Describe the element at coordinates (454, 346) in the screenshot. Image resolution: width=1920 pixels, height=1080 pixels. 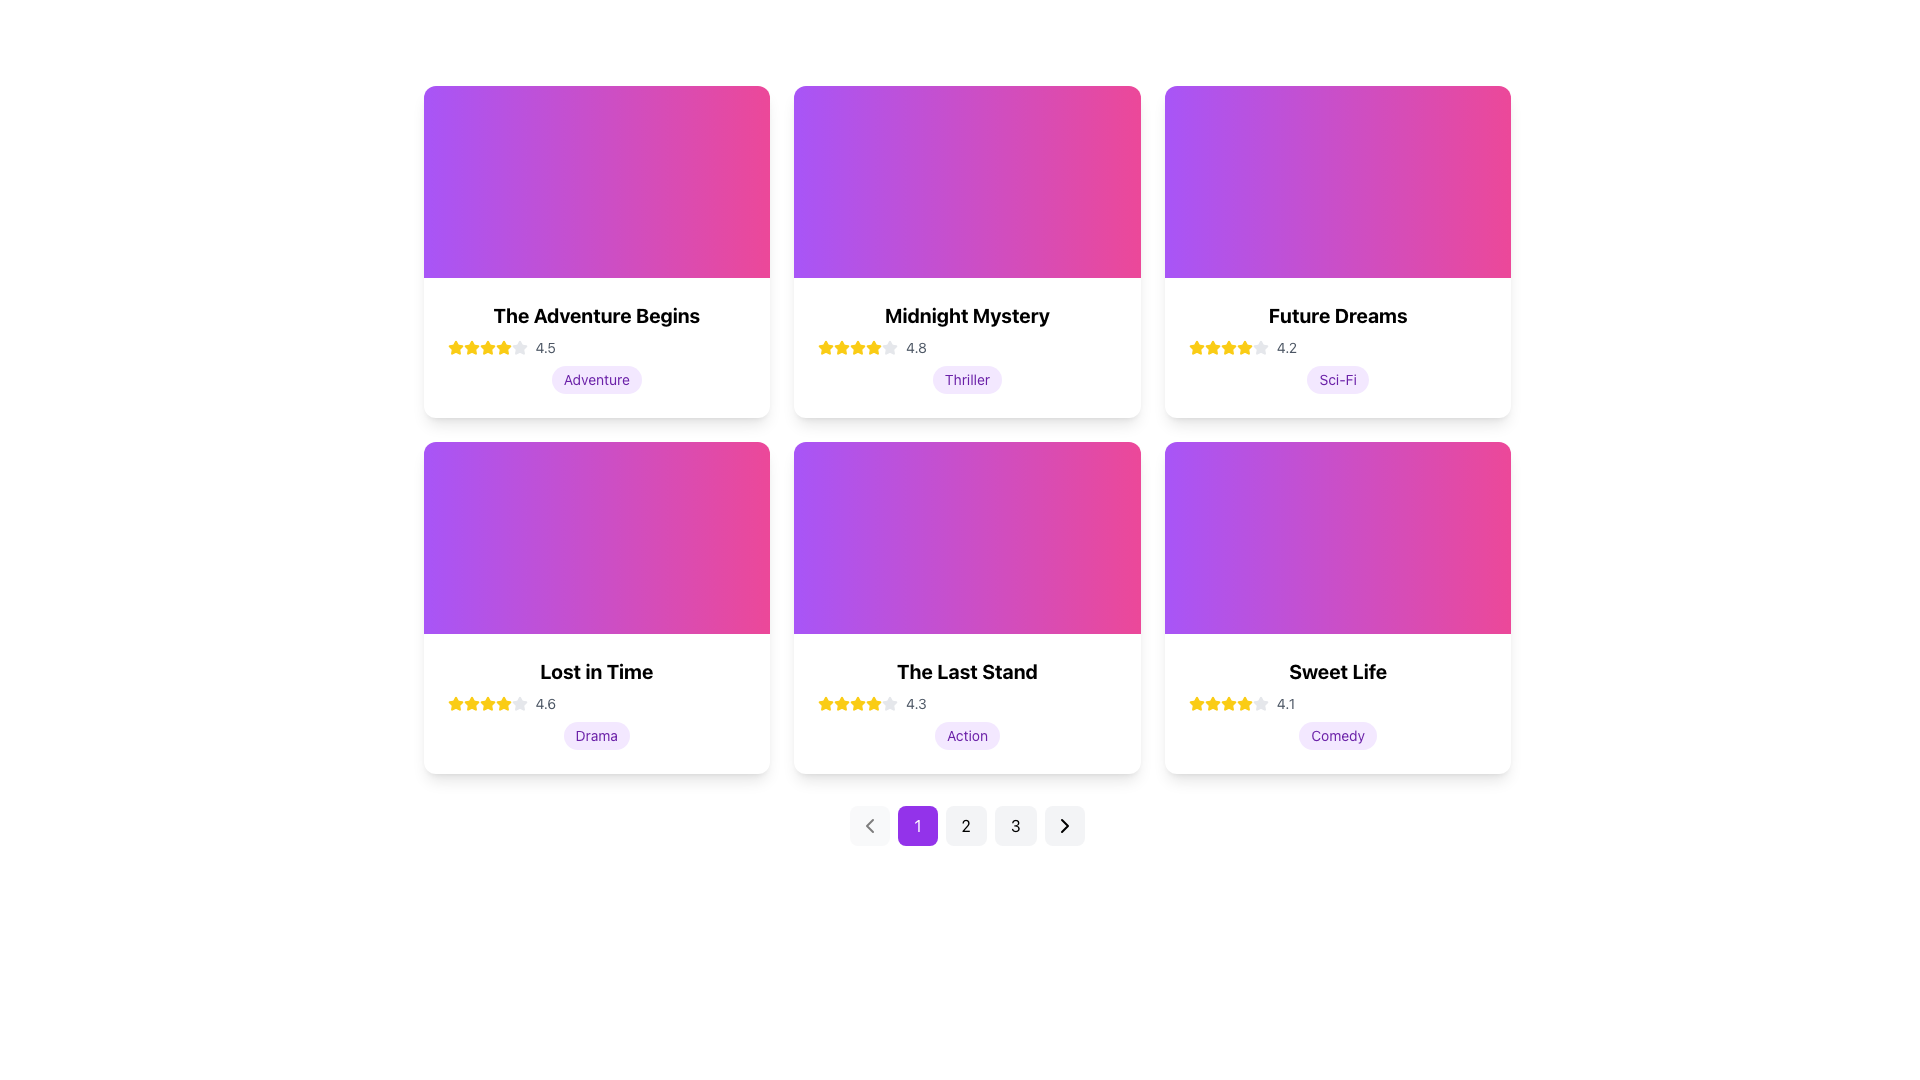
I see `the appearance of the first star icon in the rating display under the card titled 'The Adventure Begins'` at that location.